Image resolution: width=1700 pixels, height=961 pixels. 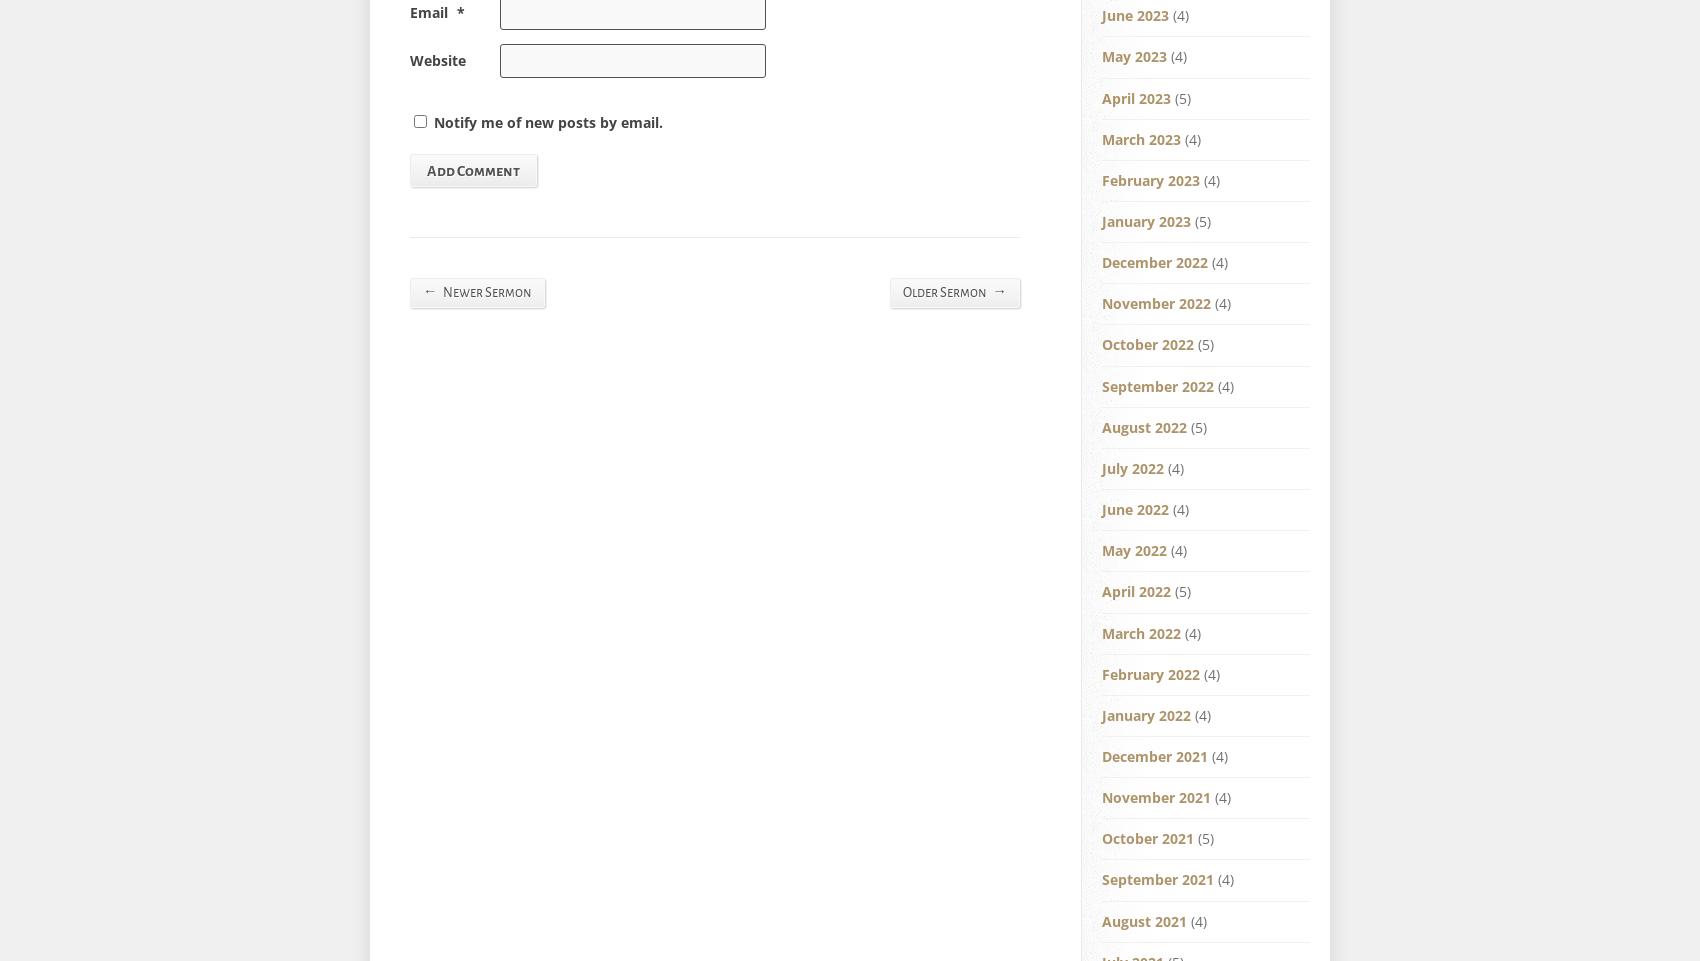 What do you see at coordinates (547, 120) in the screenshot?
I see `'Notify me of new posts by email.'` at bounding box center [547, 120].